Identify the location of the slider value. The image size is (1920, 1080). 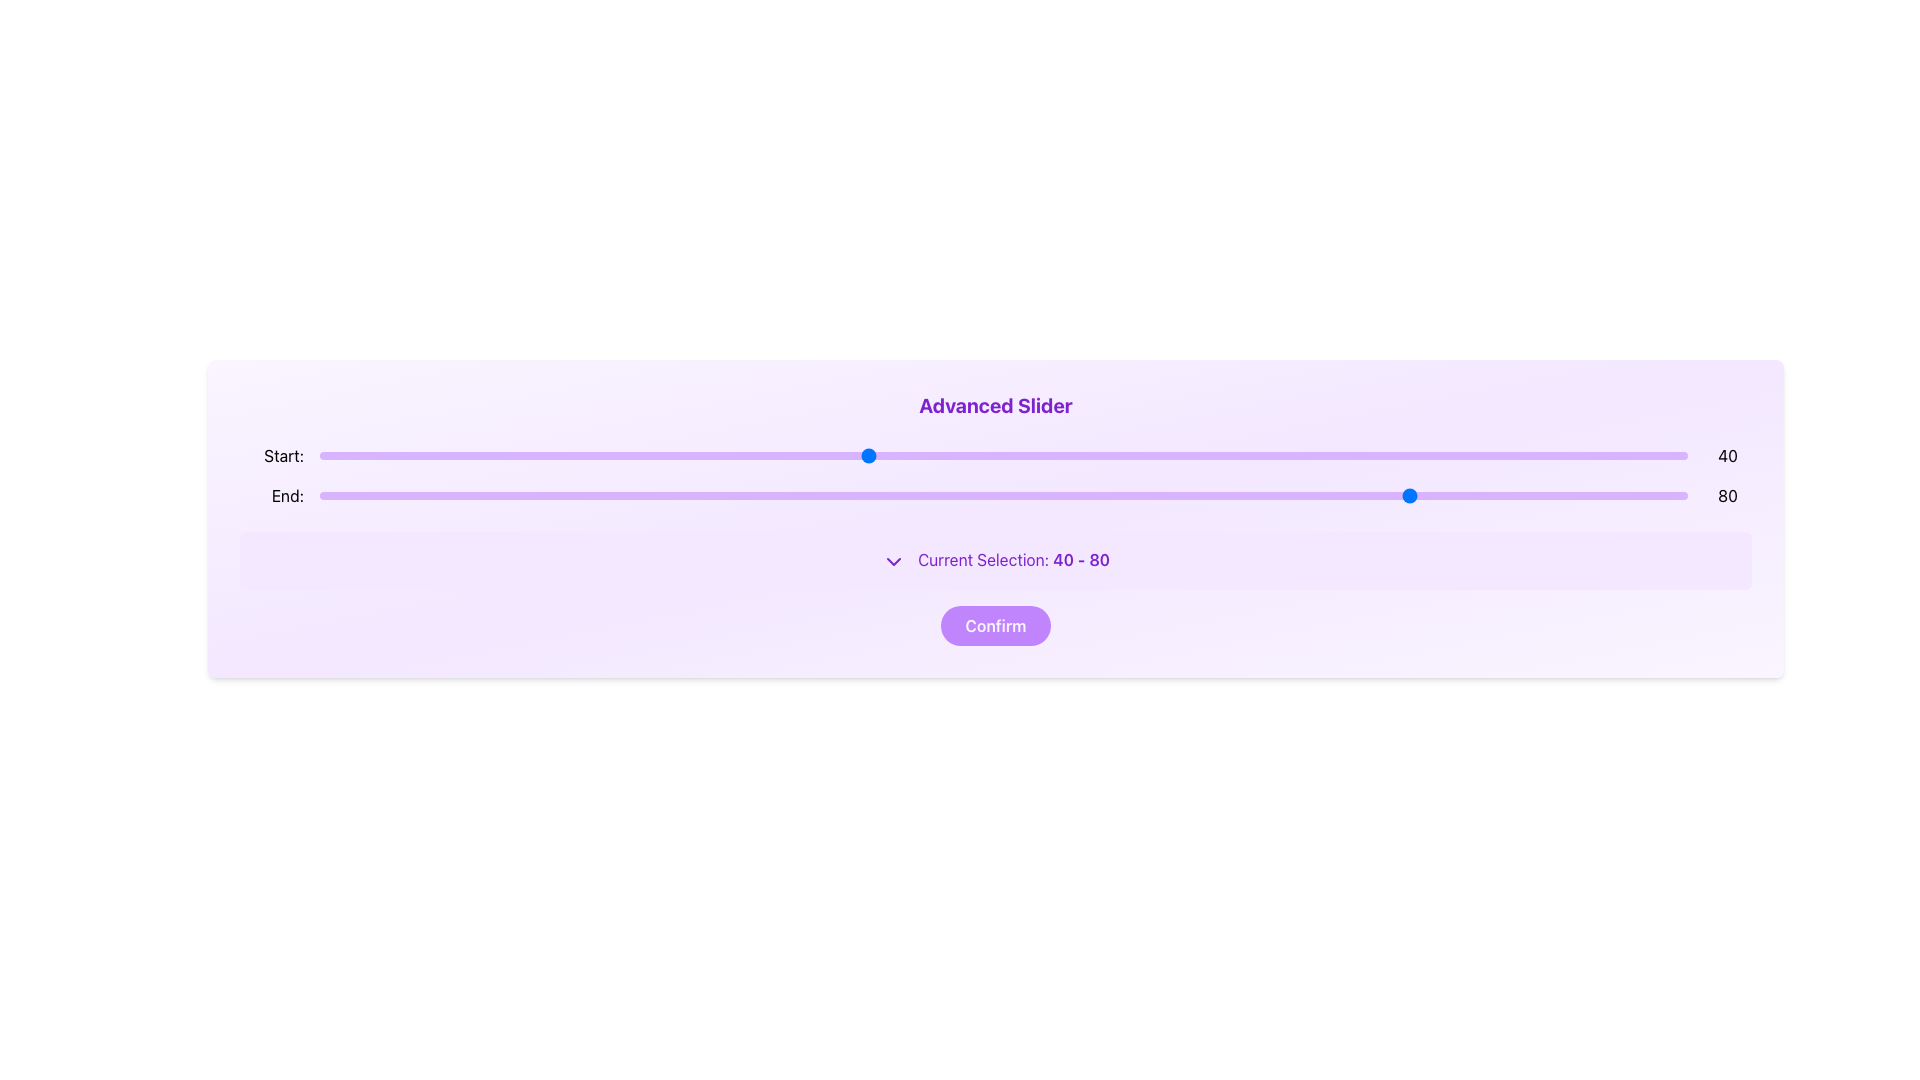
(962, 495).